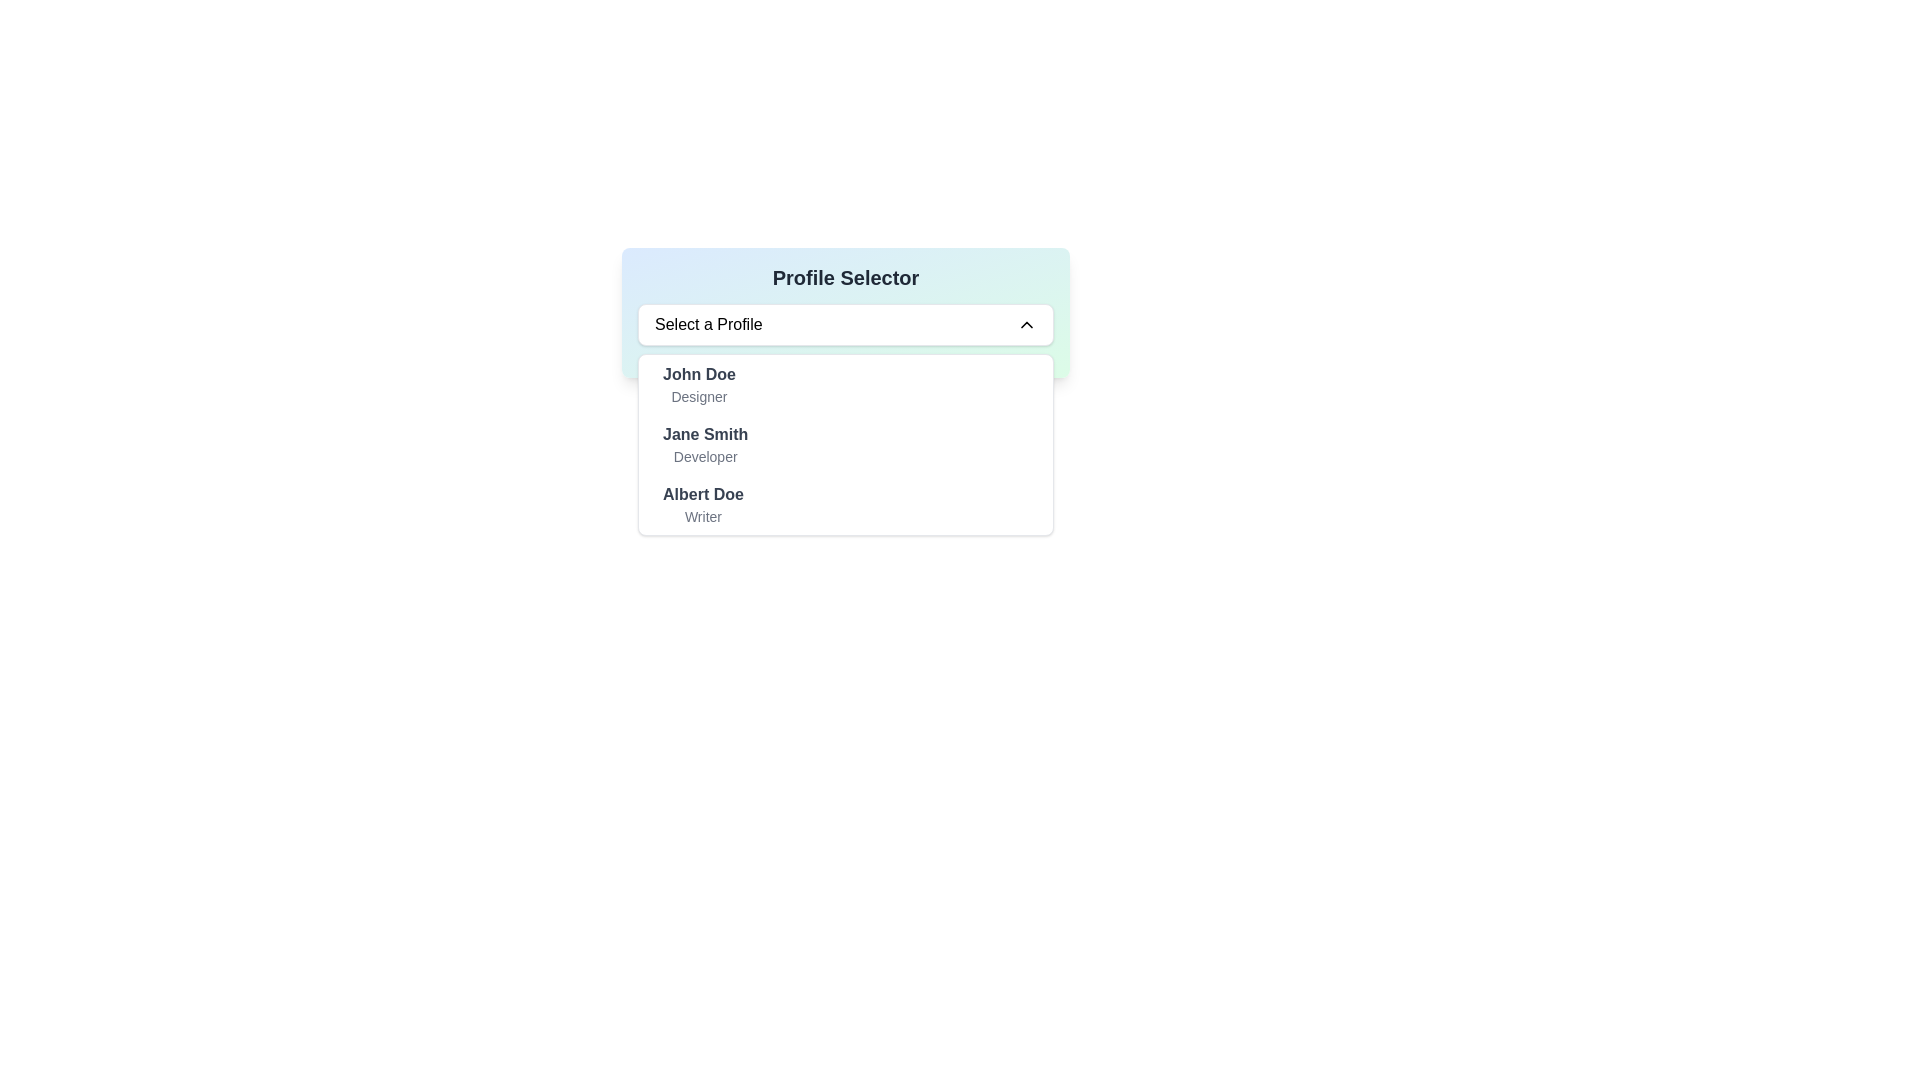 The width and height of the screenshot is (1920, 1080). I want to click on the static text label that provides additional detail for 'Albert Doe', located directly beneath the 'Albert Doe' text, so click(703, 515).